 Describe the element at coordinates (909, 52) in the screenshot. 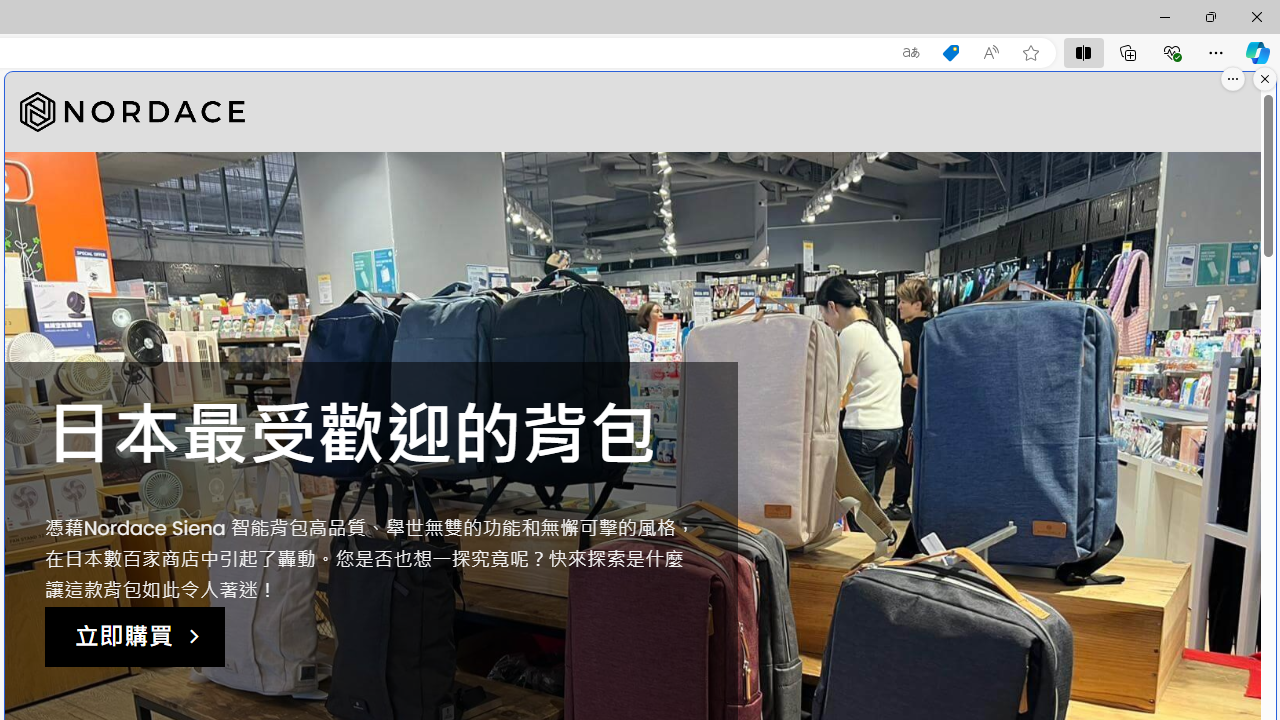

I see `'Show translate options'` at that location.